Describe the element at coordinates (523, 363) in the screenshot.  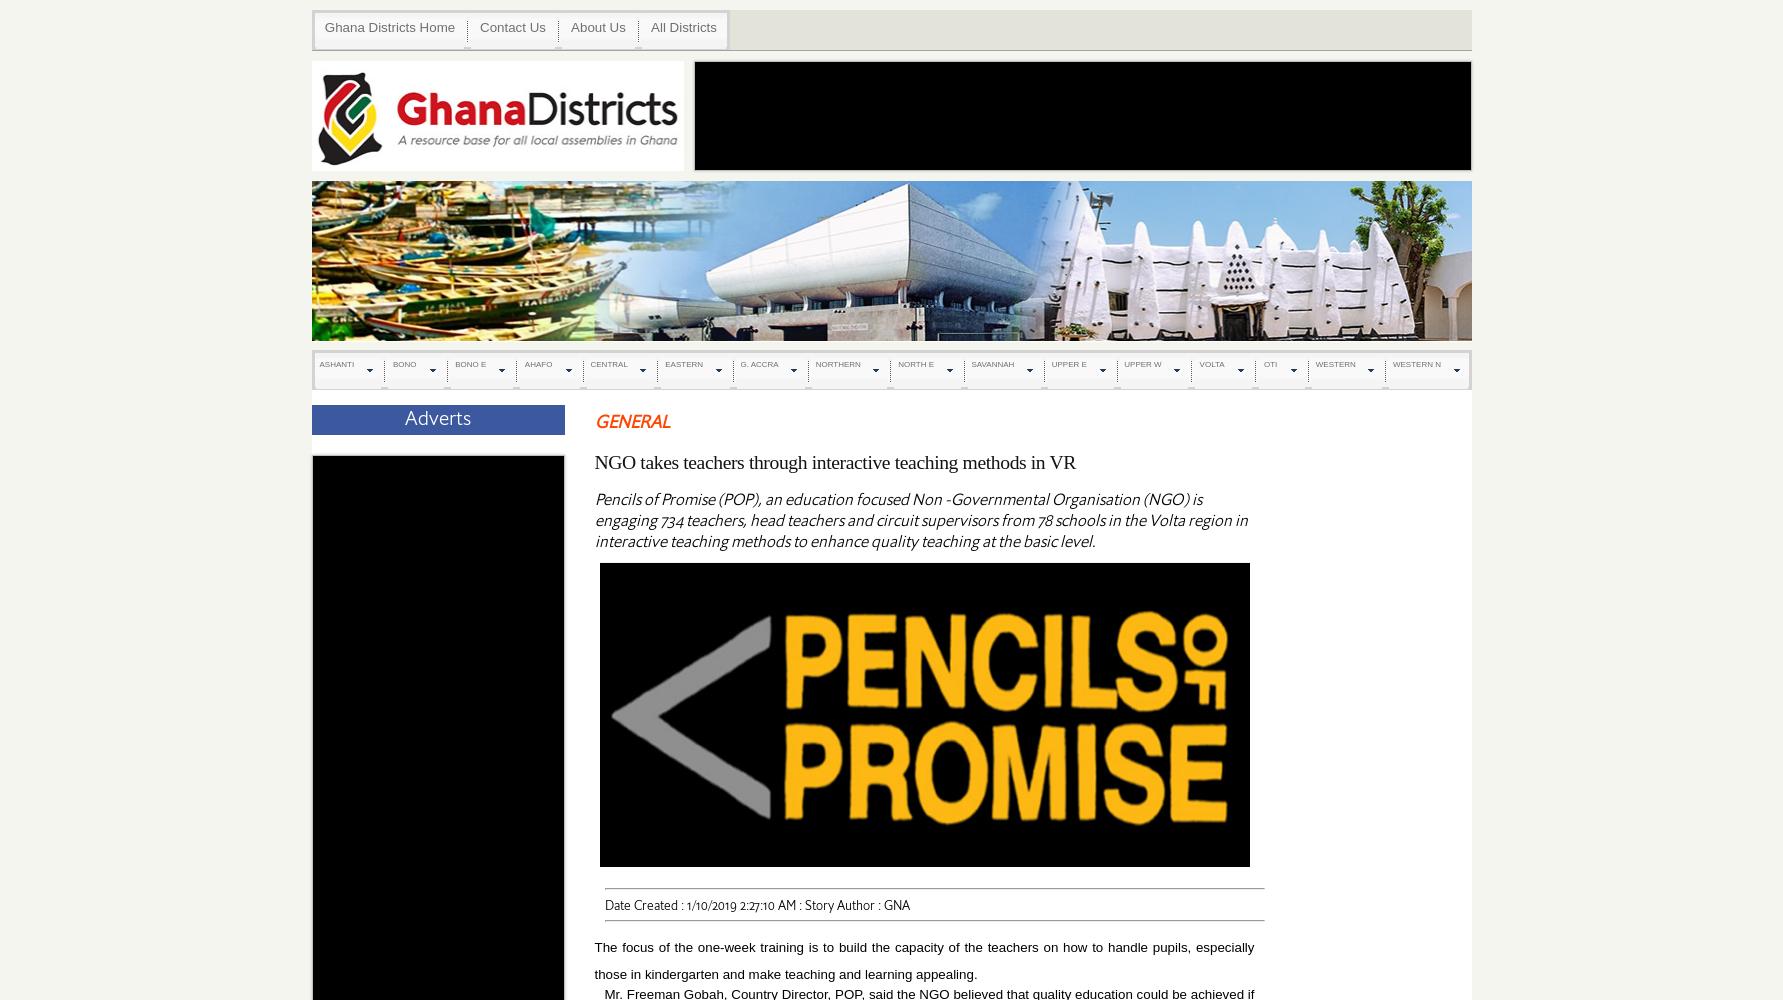
I see `'AHAFO'` at that location.